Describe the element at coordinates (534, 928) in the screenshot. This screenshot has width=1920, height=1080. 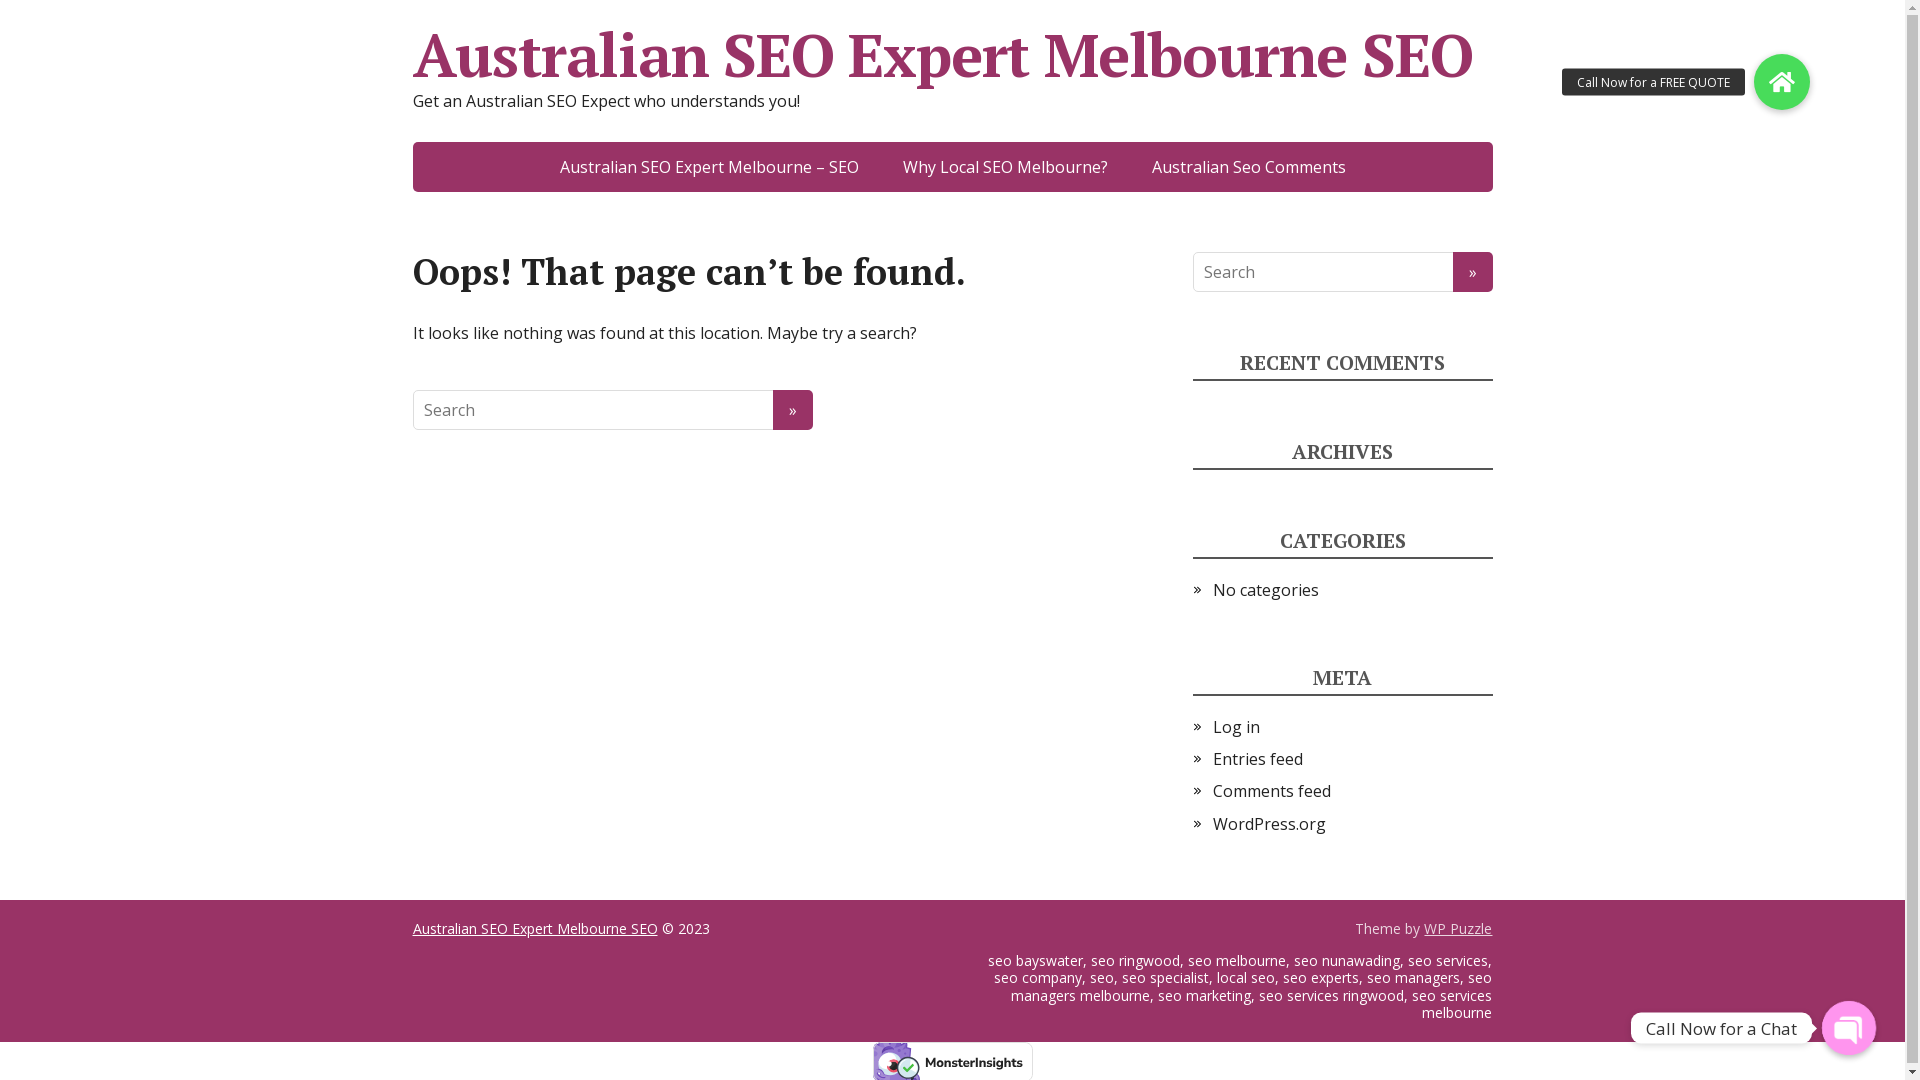
I see `'Australian SEO Expert Melbourne SEO'` at that location.